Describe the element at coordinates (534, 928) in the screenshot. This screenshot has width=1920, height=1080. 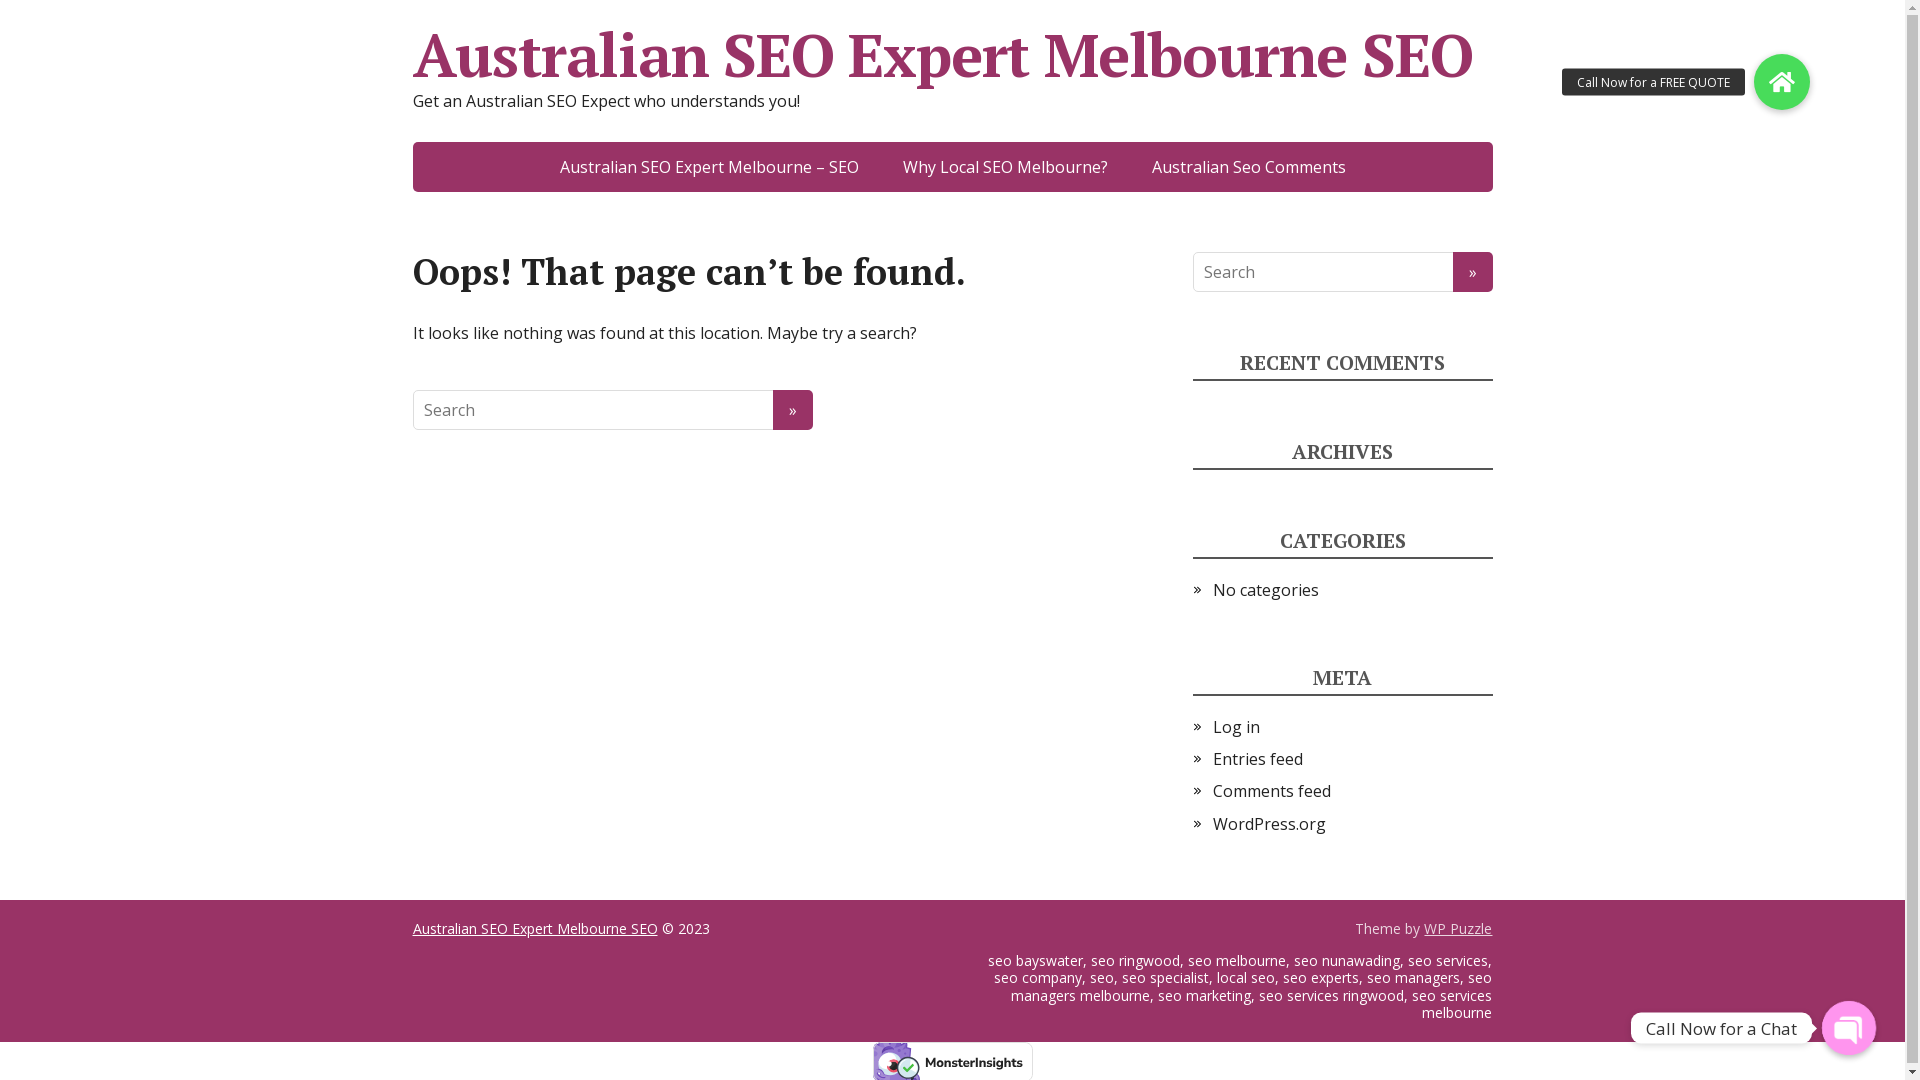
I see `'Australian SEO Expert Melbourne SEO'` at that location.